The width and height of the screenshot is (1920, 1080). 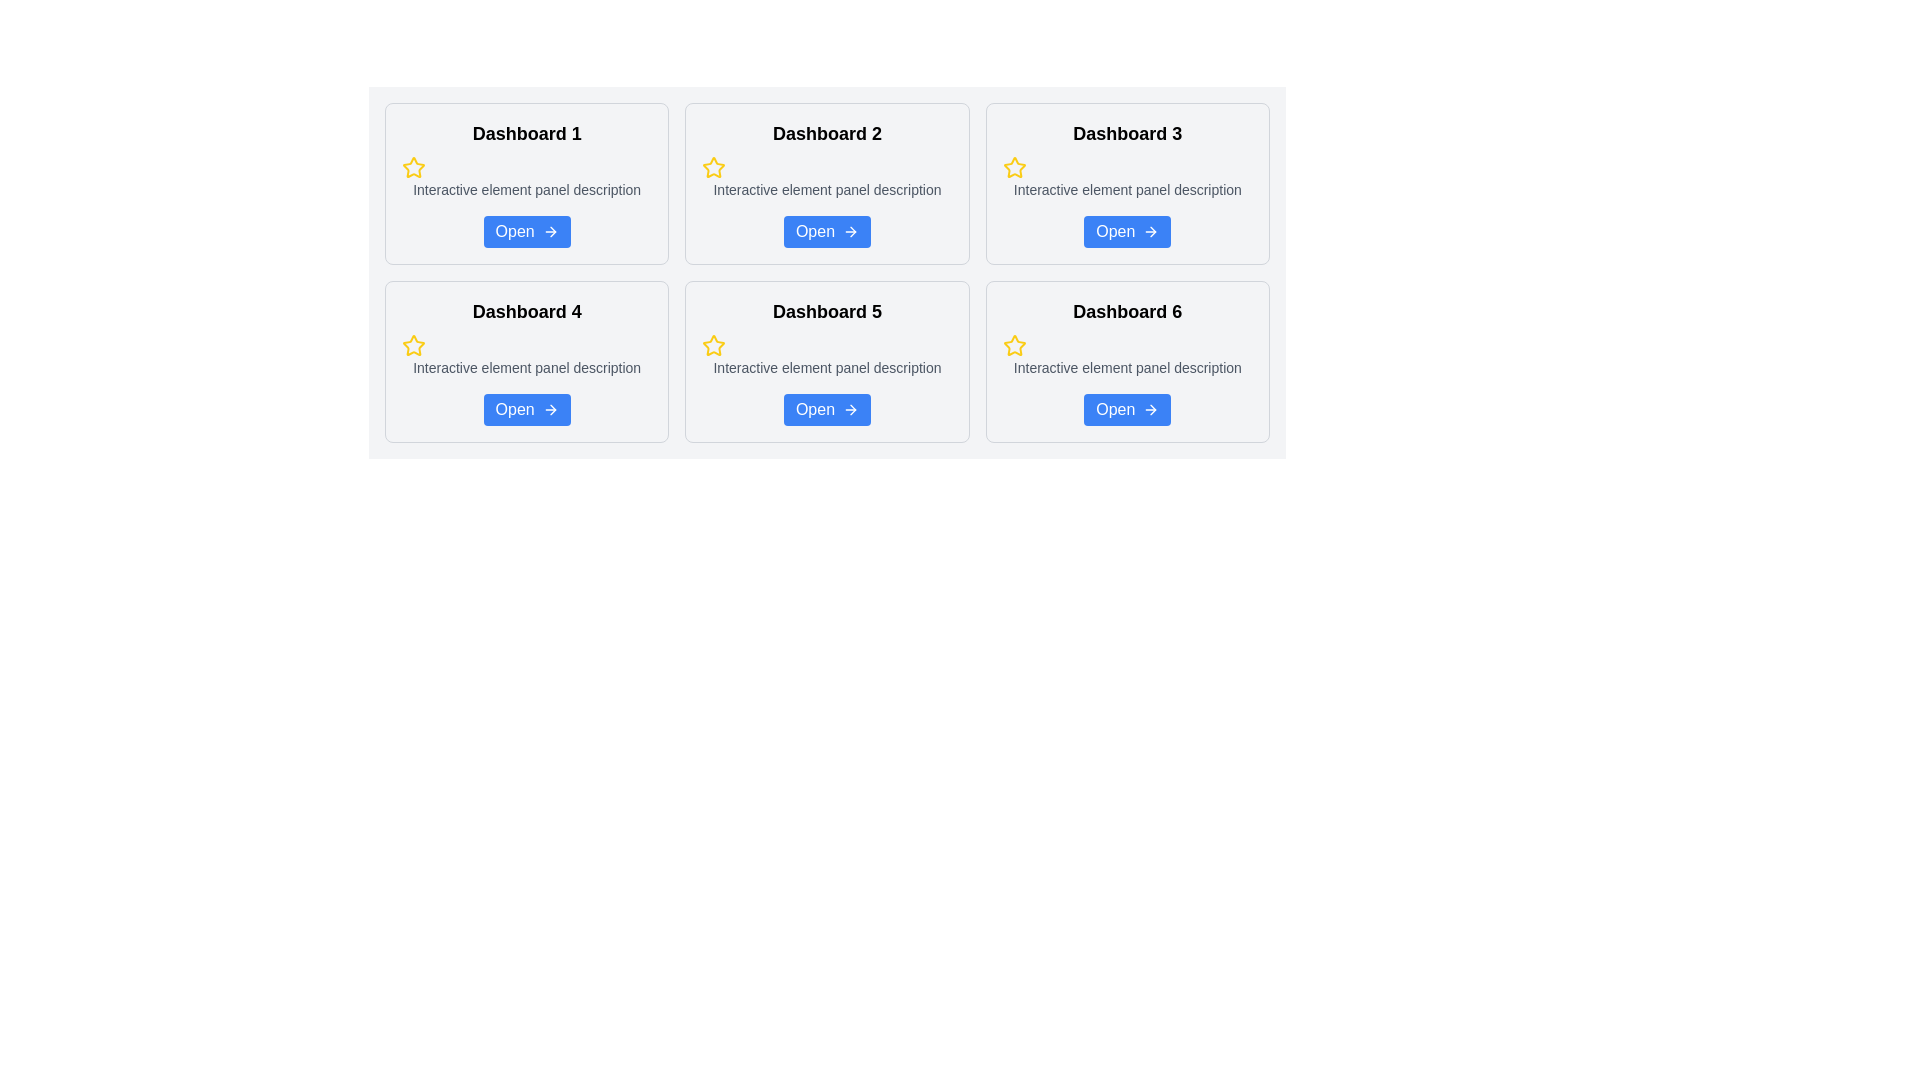 What do you see at coordinates (714, 165) in the screenshot?
I see `the star icon button` at bounding box center [714, 165].